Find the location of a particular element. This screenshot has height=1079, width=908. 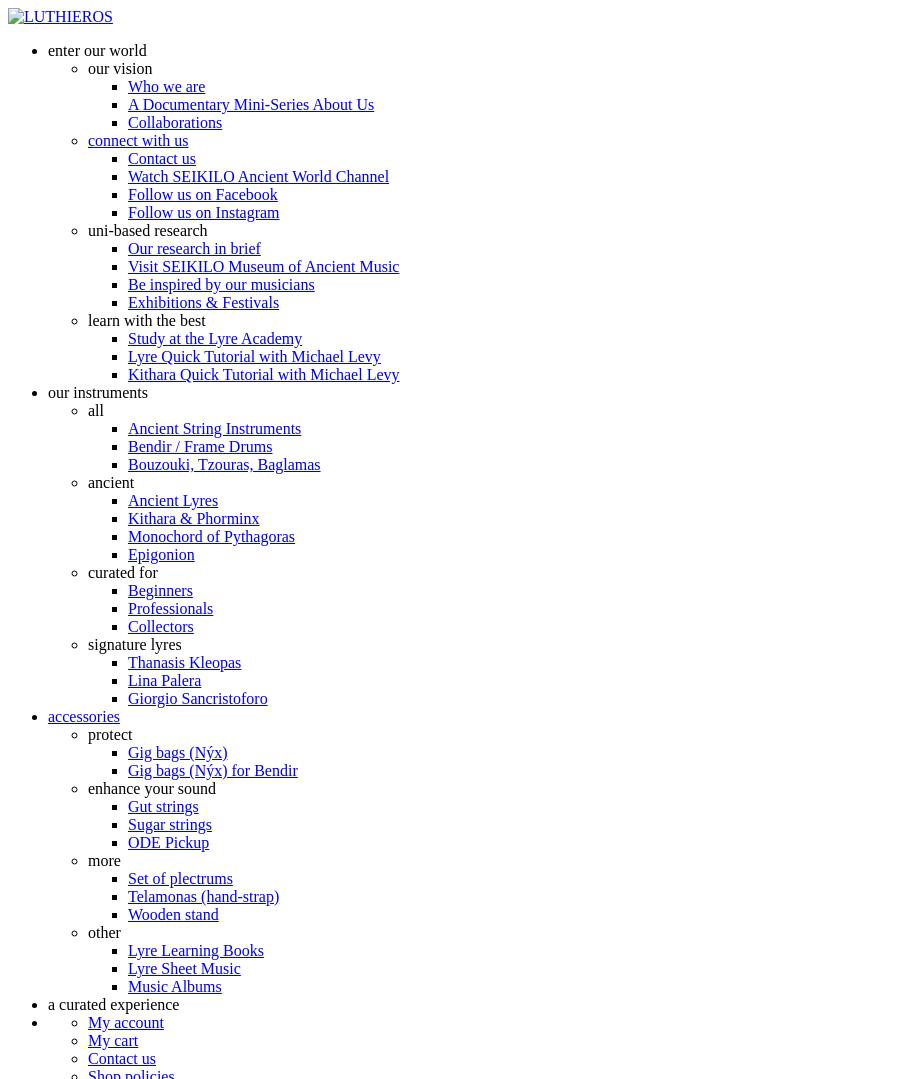

'Lyre Learning Books' is located at coordinates (195, 950).